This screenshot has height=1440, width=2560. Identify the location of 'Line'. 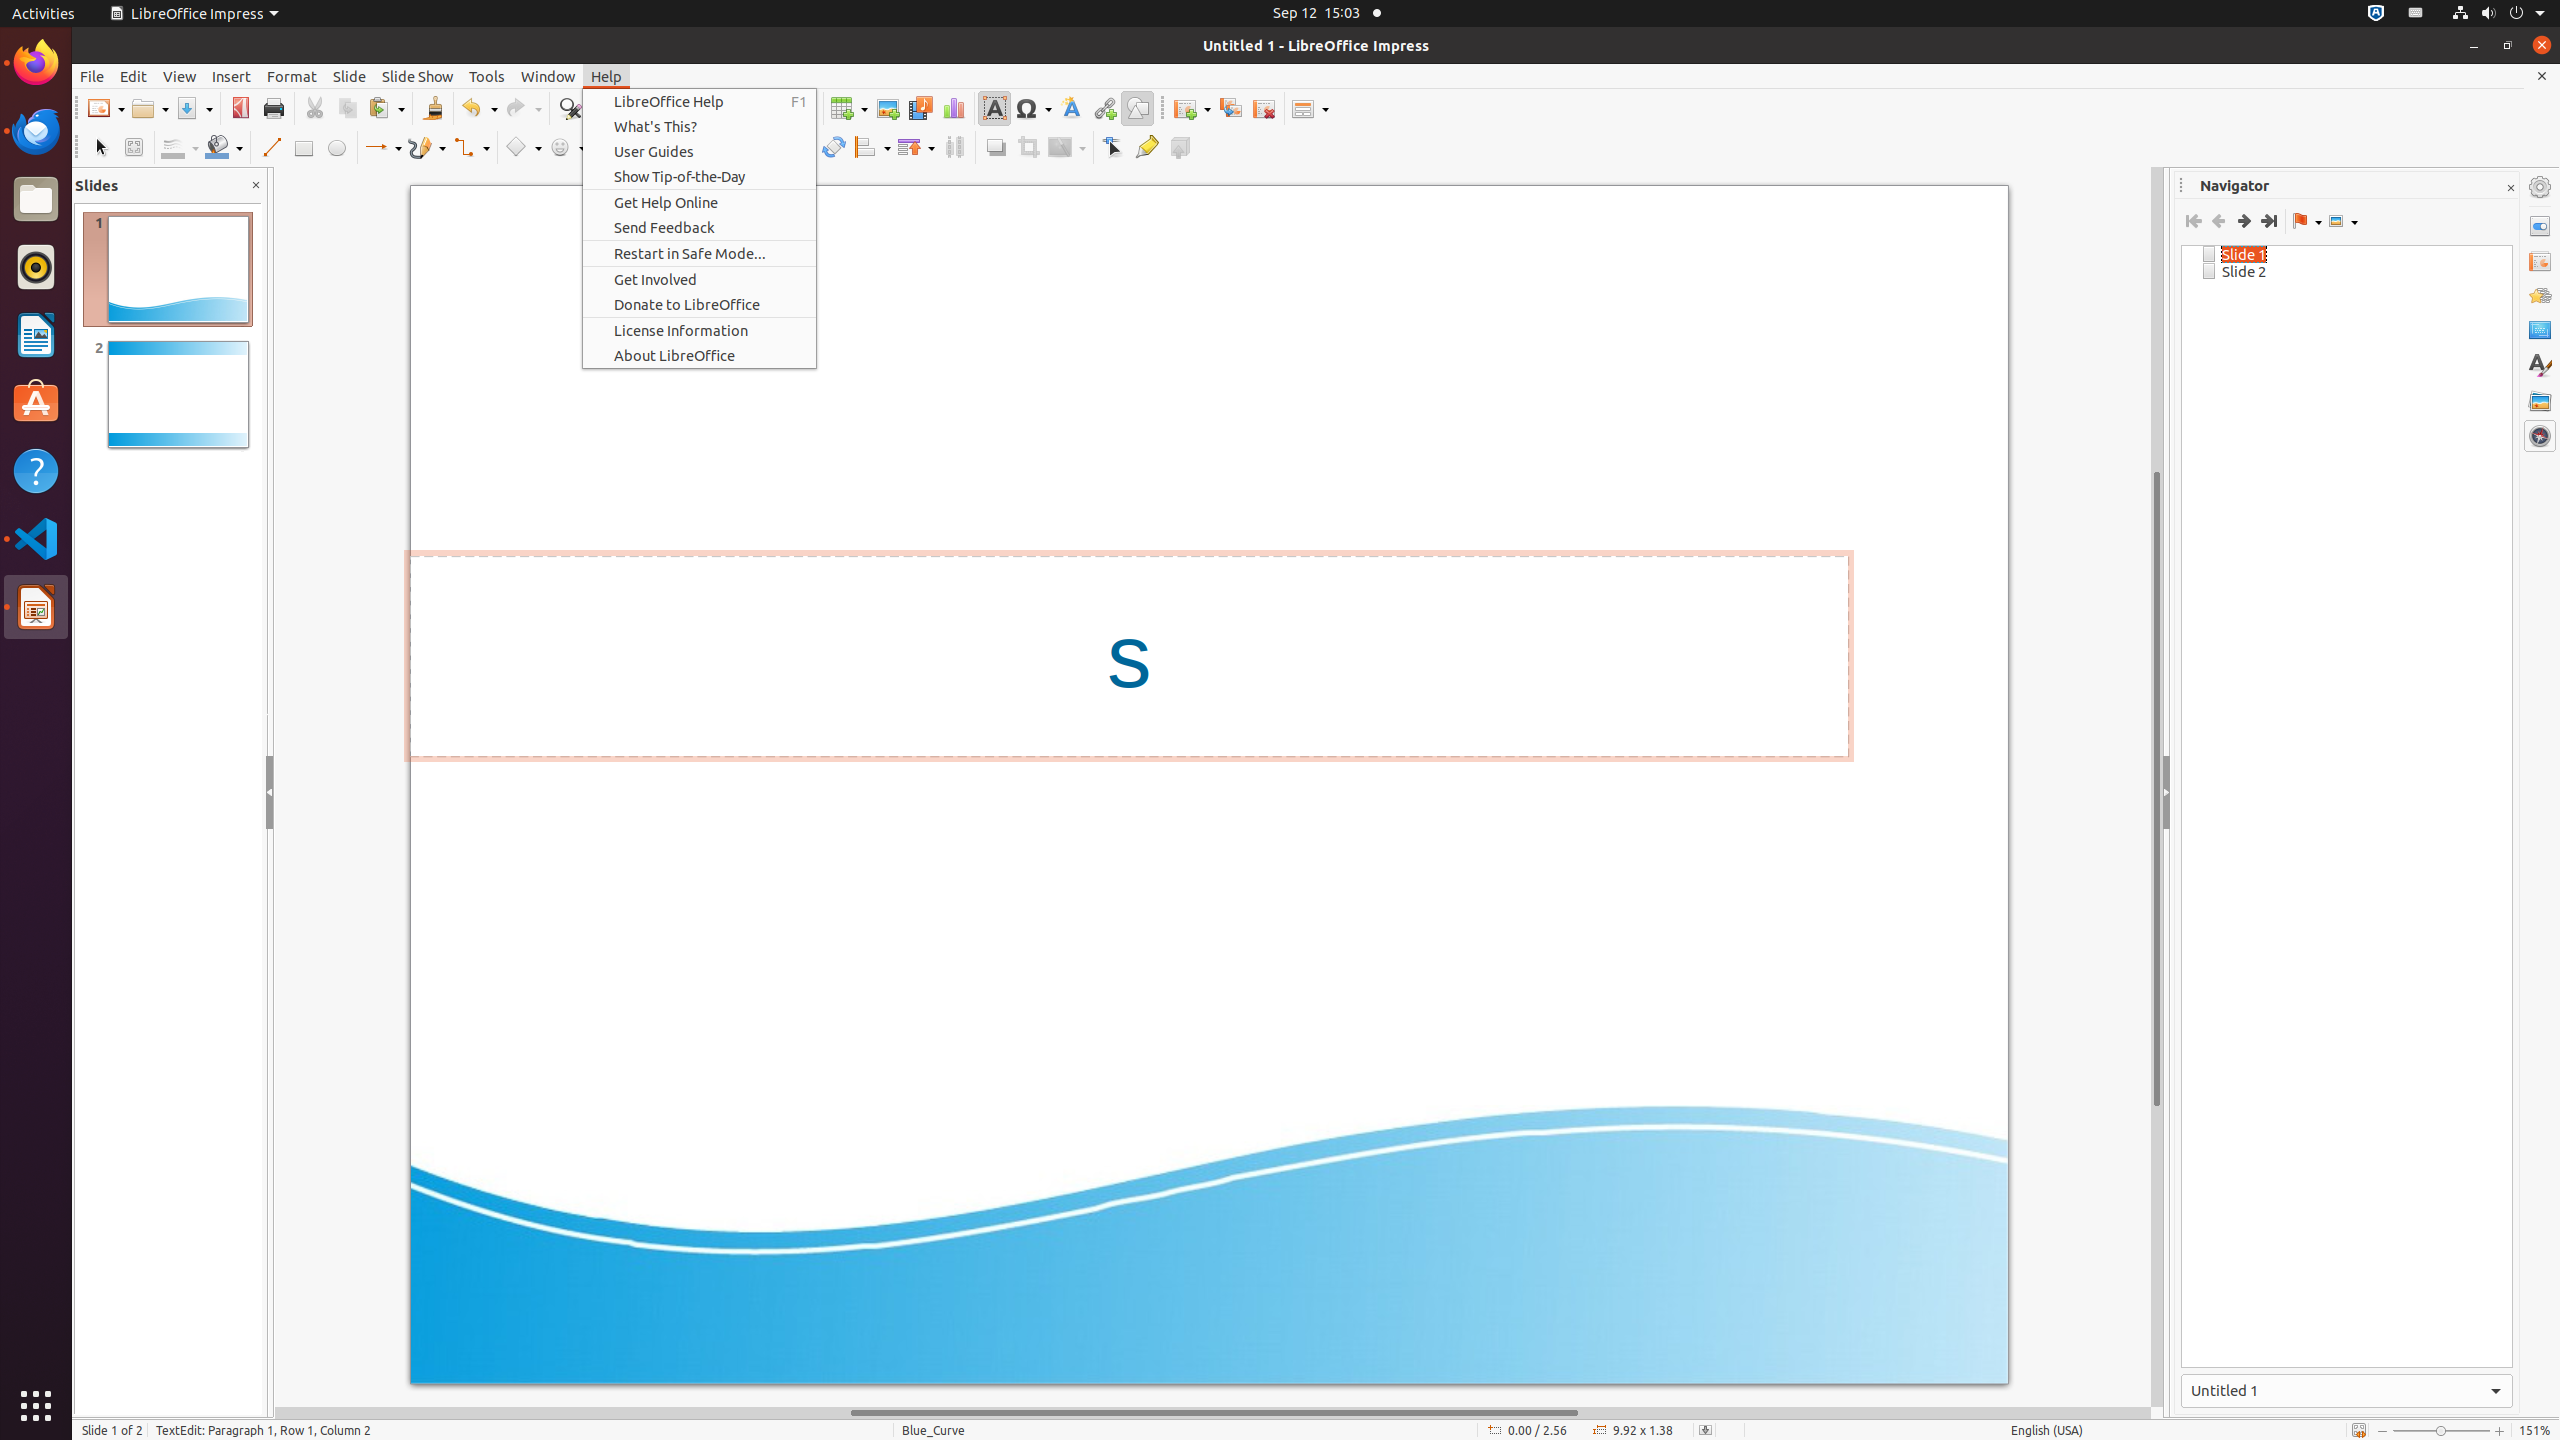
(269, 146).